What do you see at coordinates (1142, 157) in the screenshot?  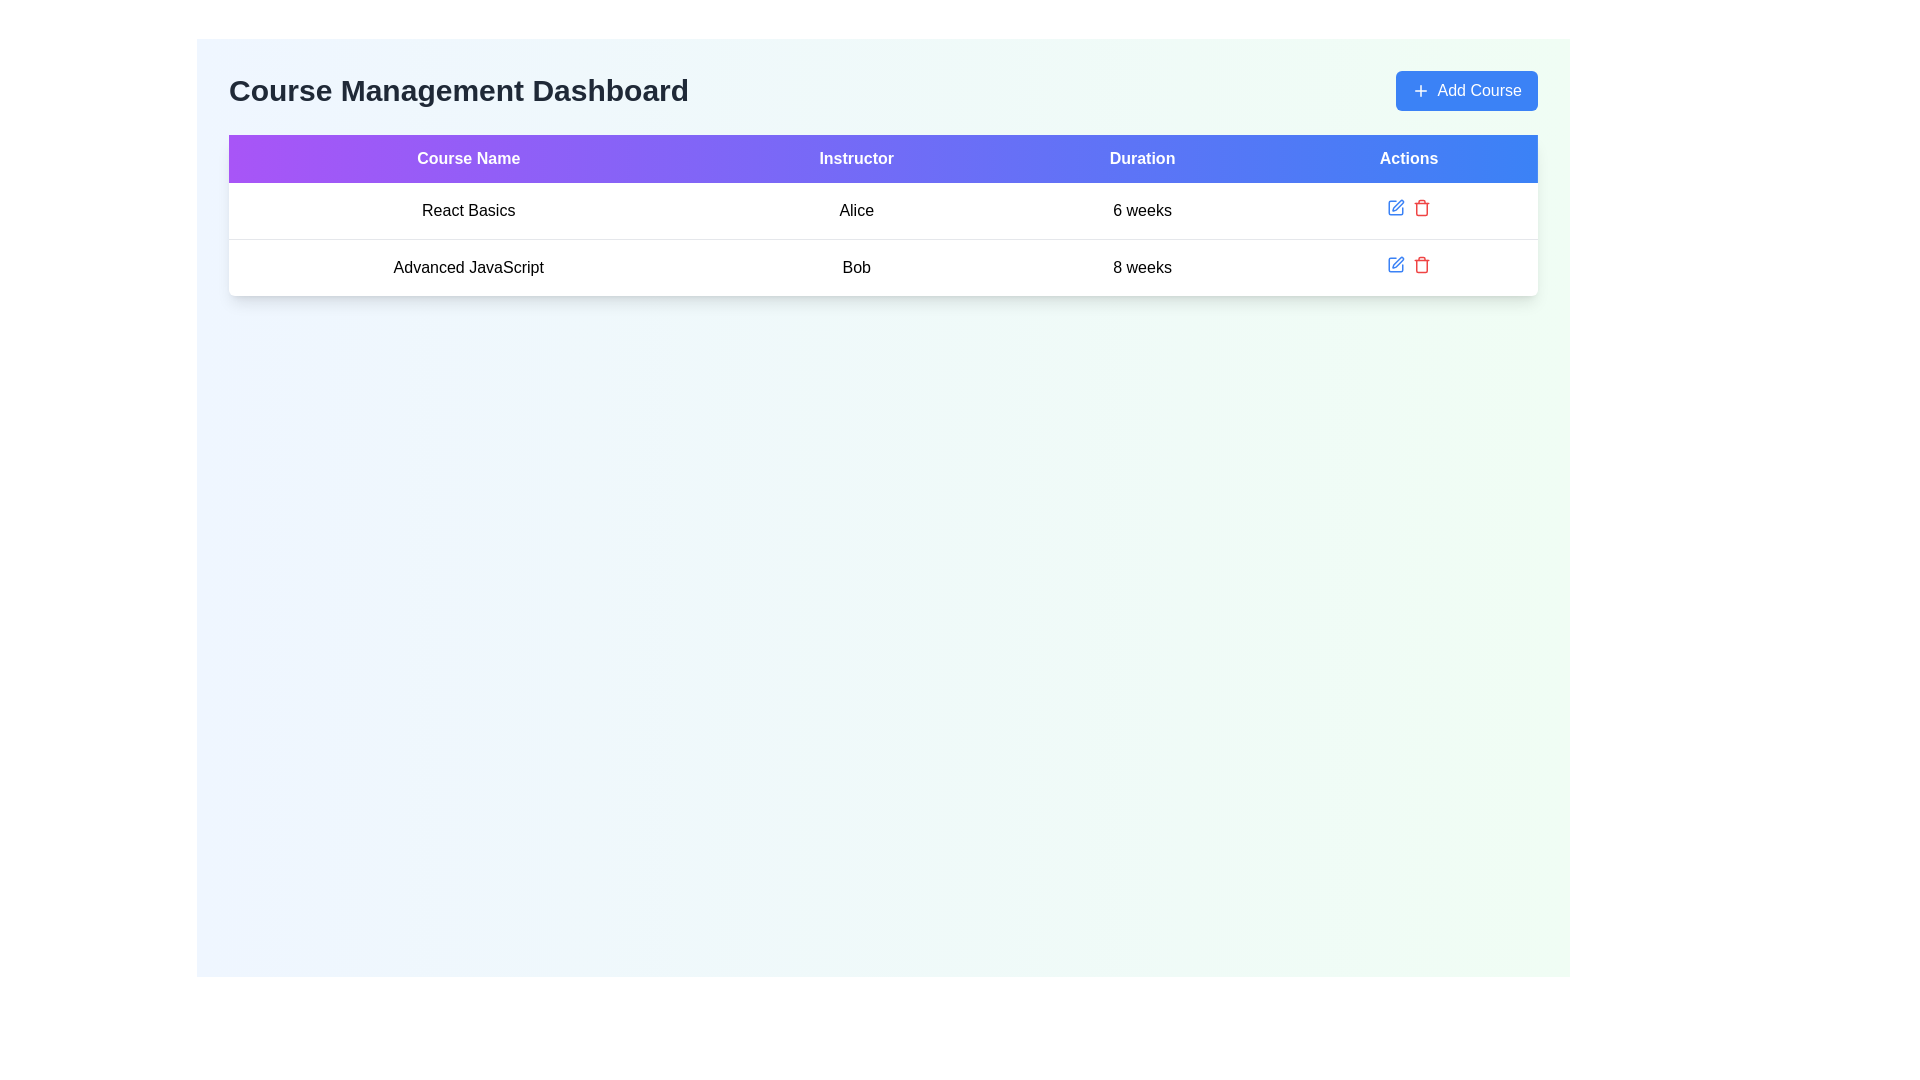 I see `text of the Column Header indicating the duration of items in the table, located between the 'Instructor' tab and the 'Actions' tab` at bounding box center [1142, 157].